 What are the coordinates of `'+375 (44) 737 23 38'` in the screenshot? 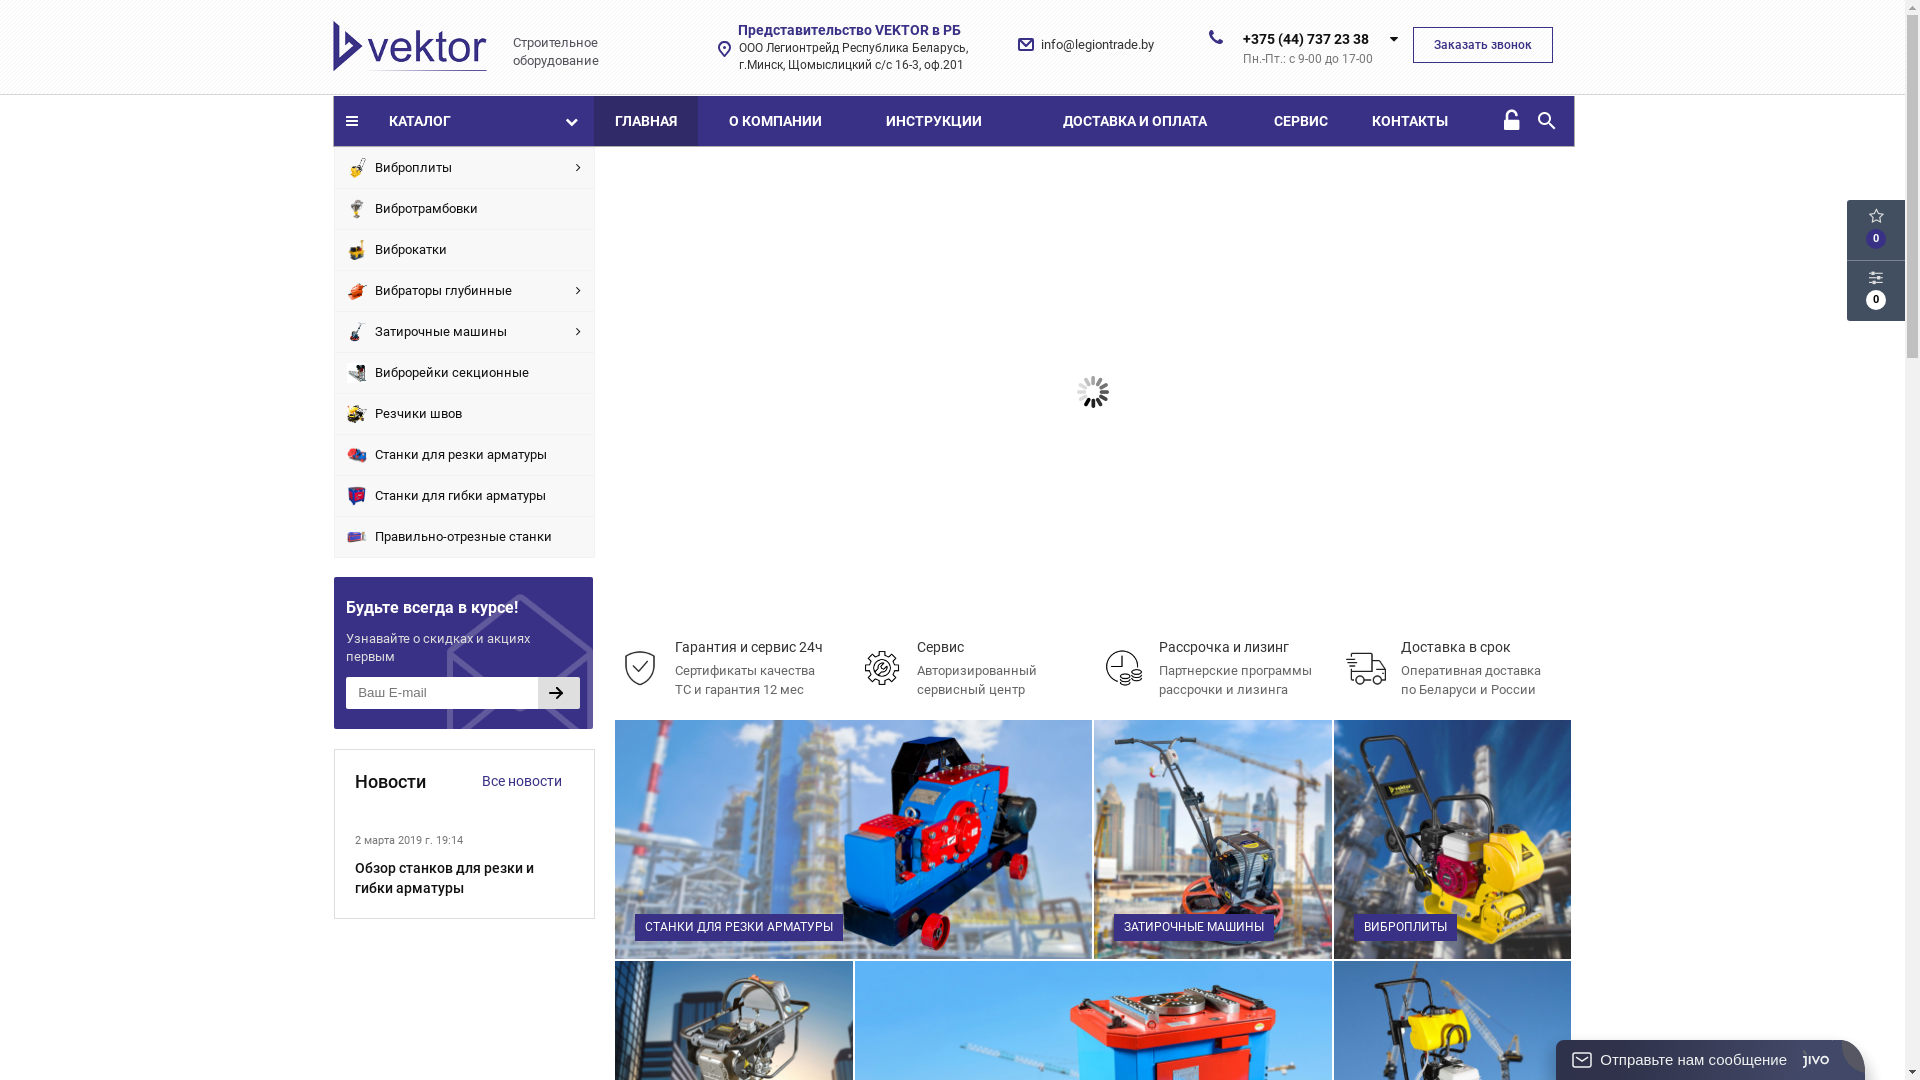 It's located at (1305, 38).